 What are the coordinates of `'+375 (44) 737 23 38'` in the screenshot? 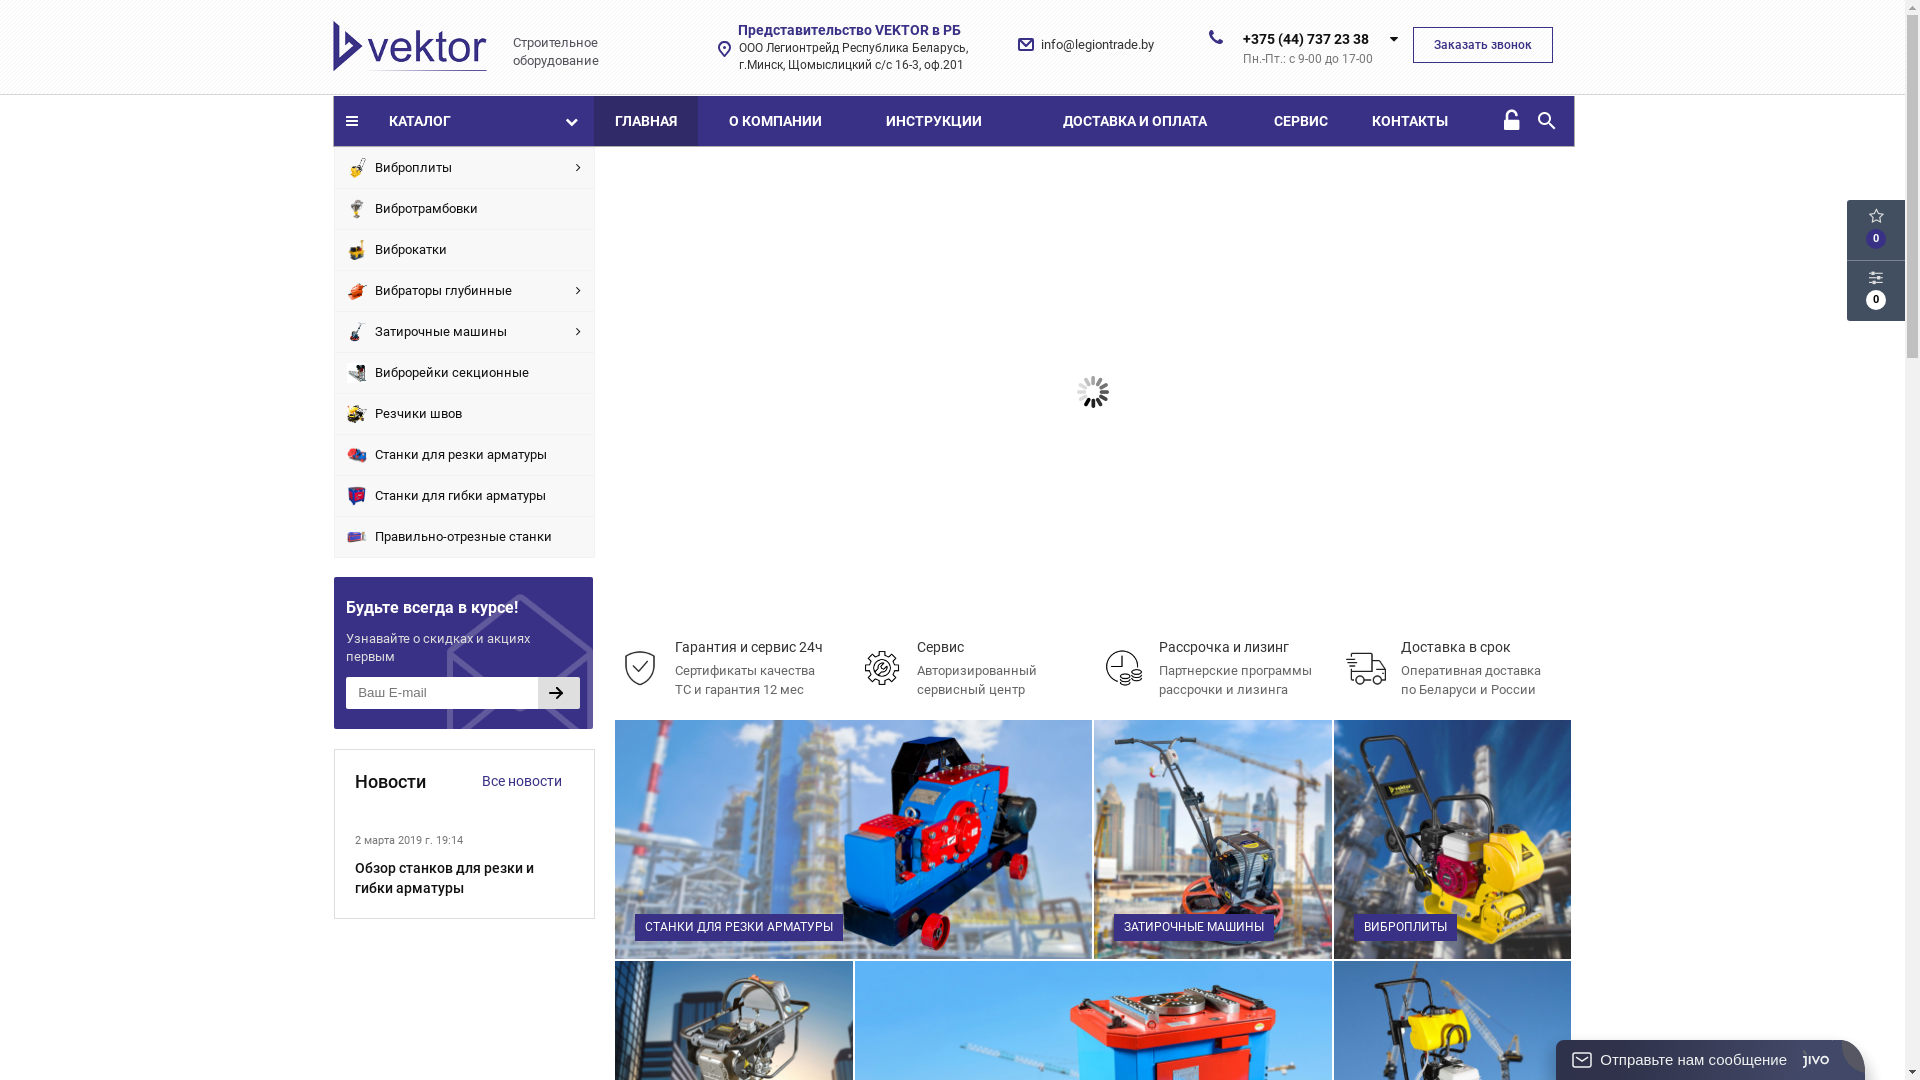 It's located at (1305, 38).